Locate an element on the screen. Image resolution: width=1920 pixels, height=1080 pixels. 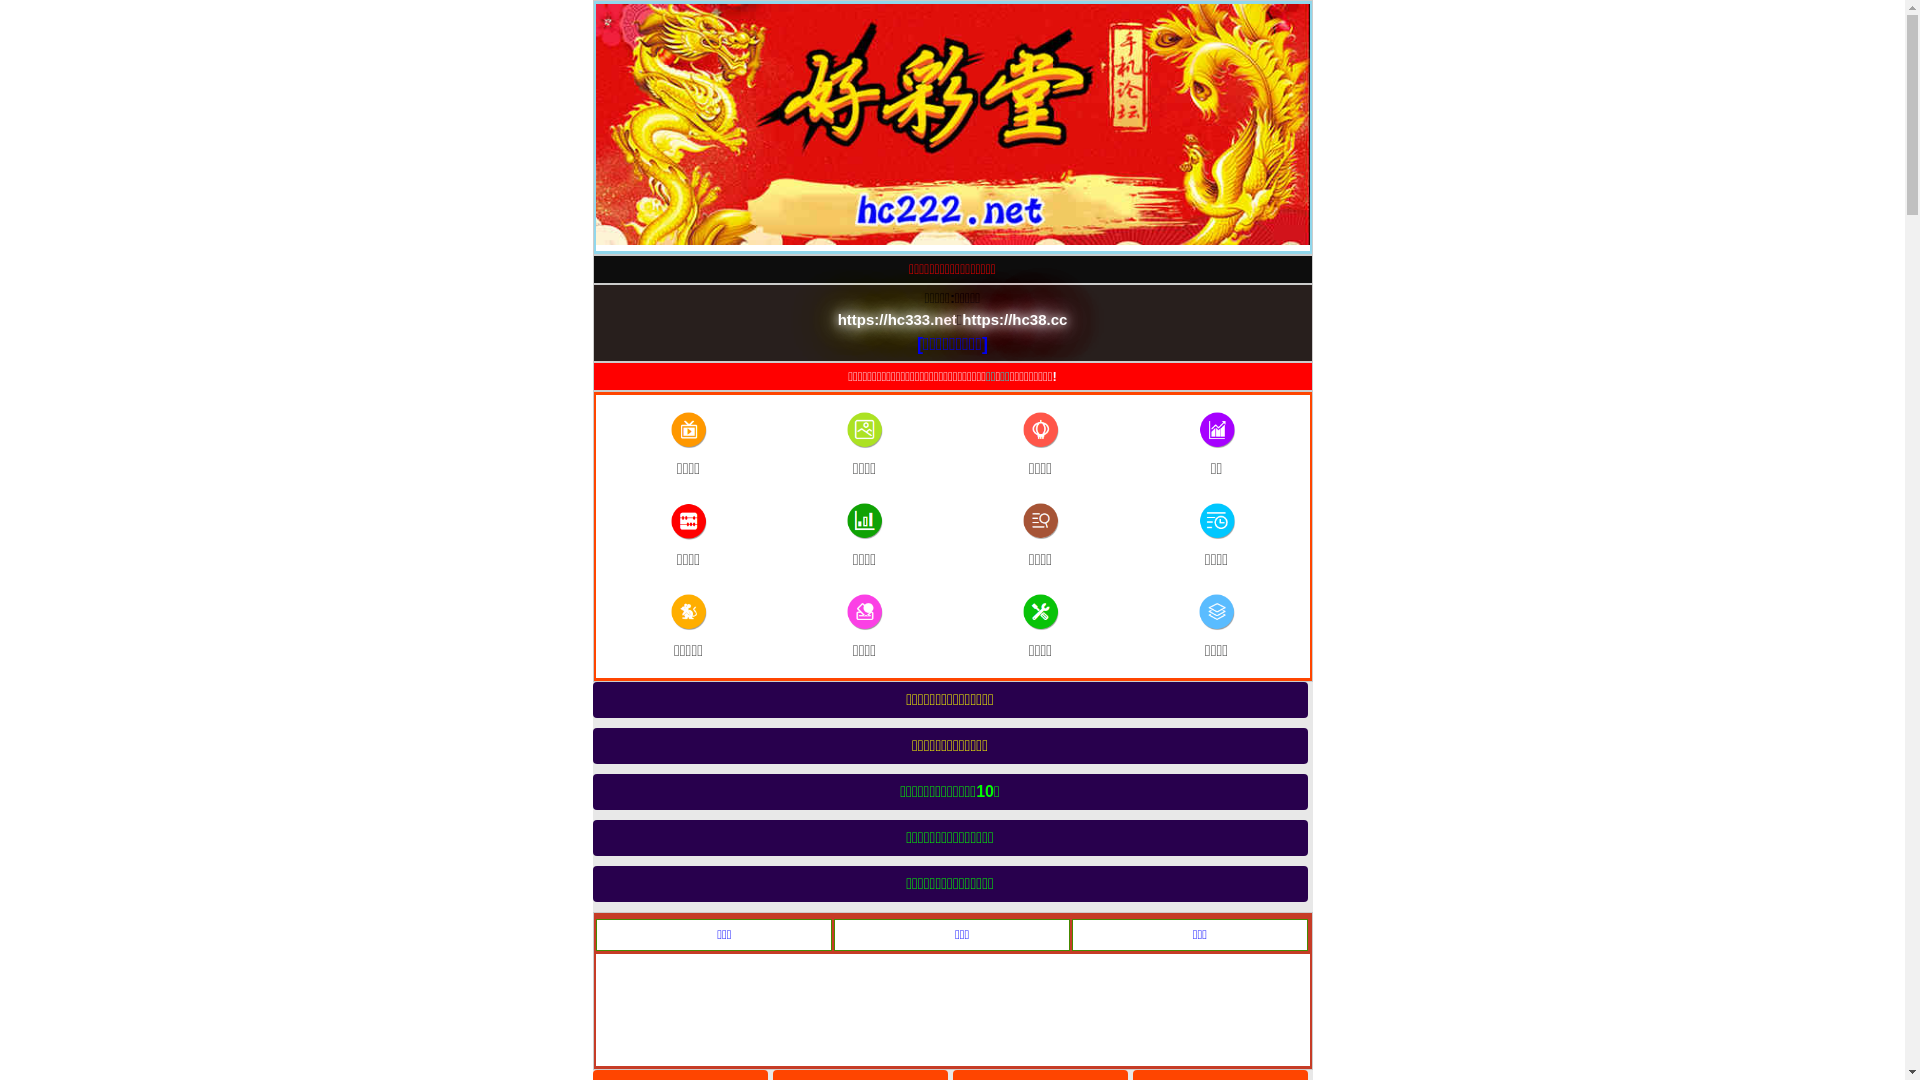
'https://hc333.net' is located at coordinates (896, 318).